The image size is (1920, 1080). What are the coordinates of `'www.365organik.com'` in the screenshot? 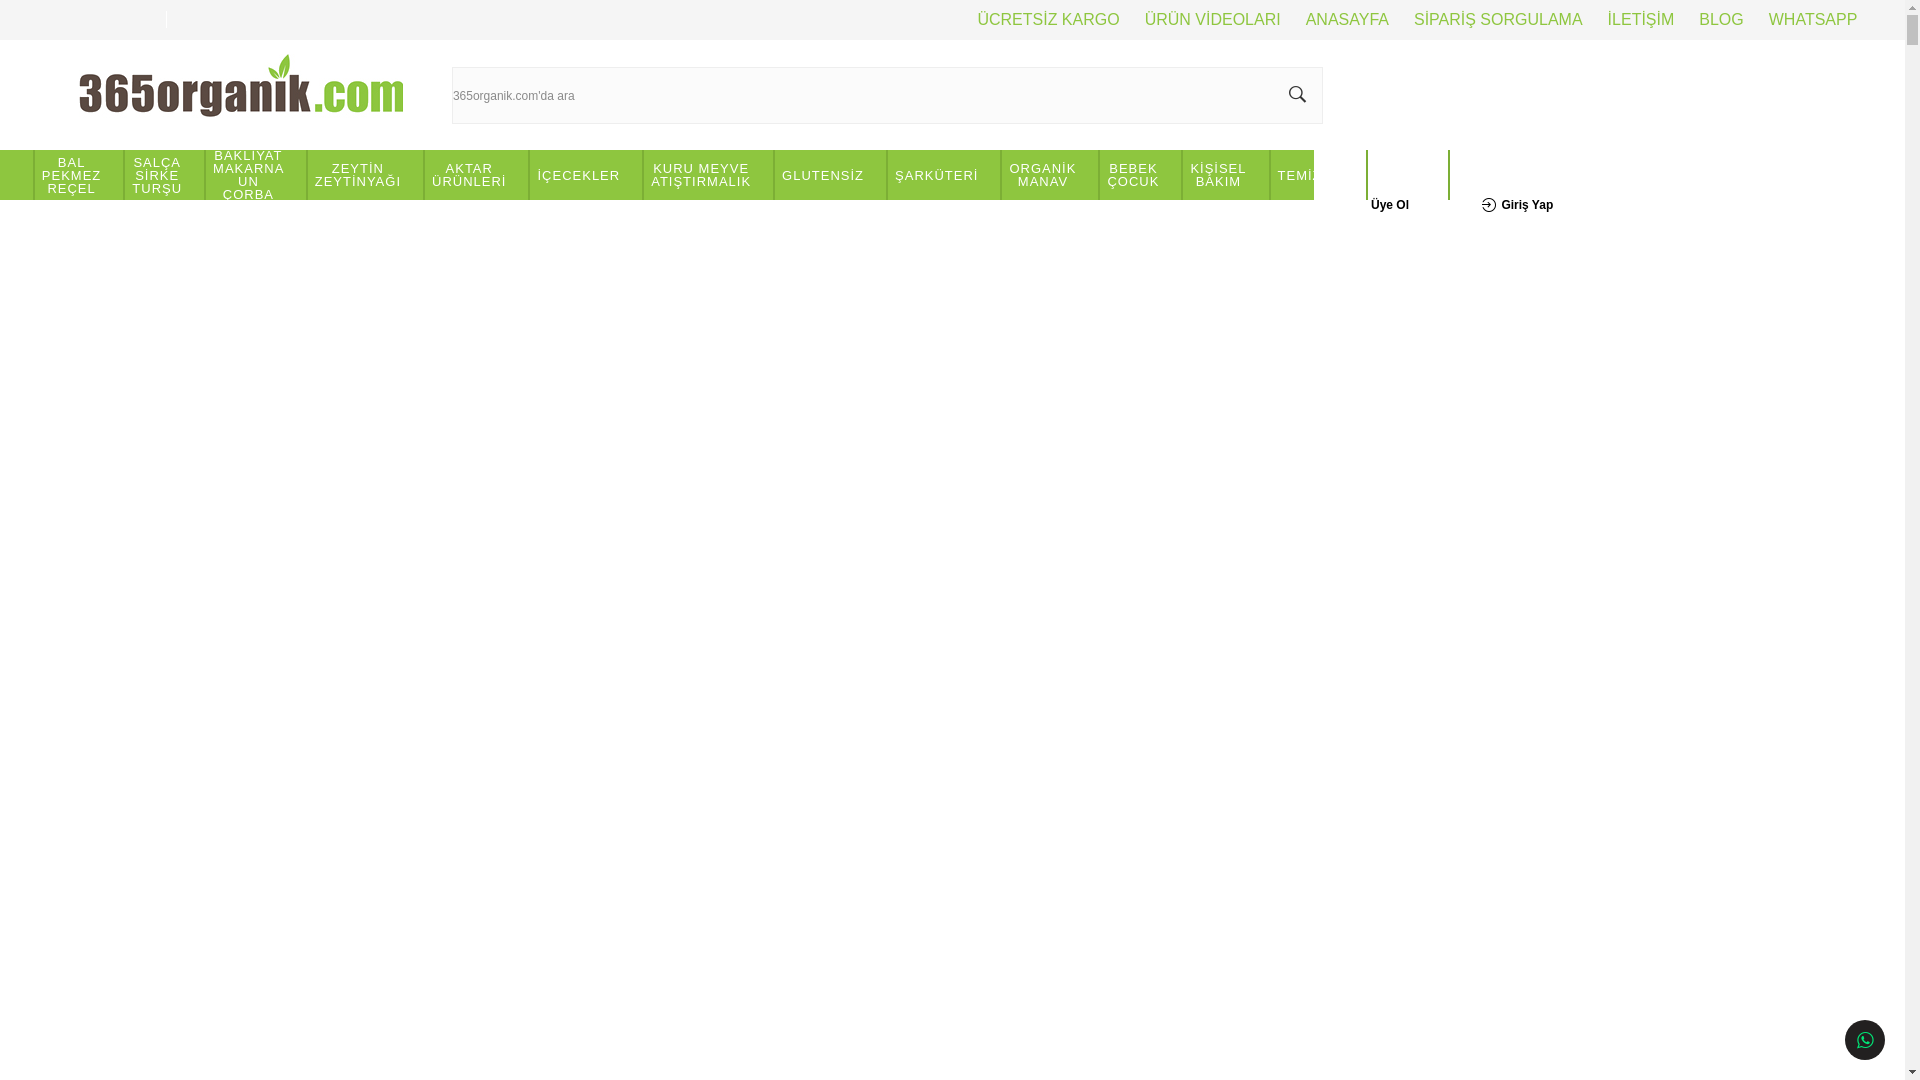 It's located at (240, 95).